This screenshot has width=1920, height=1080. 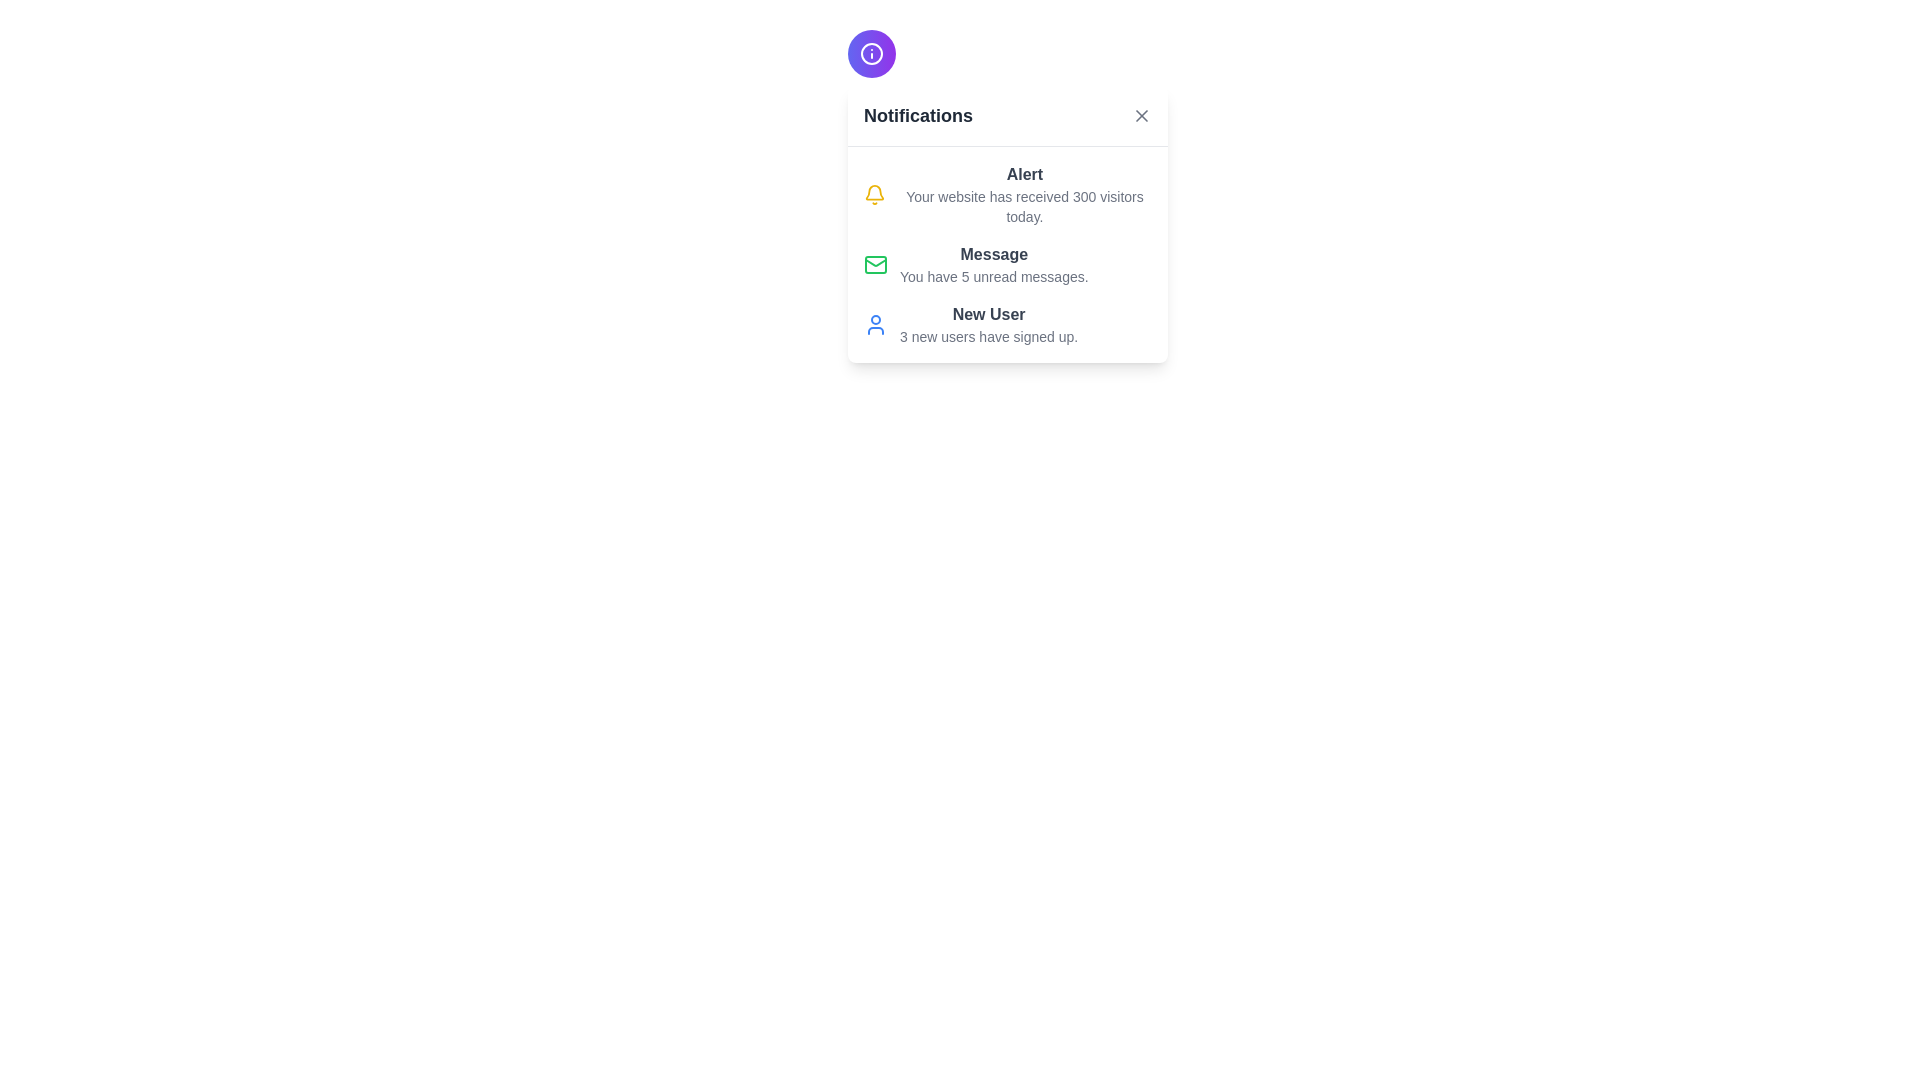 I want to click on notification item with the yellow bell icon and the heading 'Alert', which indicates that 'Your website has received 300 visitors today.', so click(x=1008, y=195).